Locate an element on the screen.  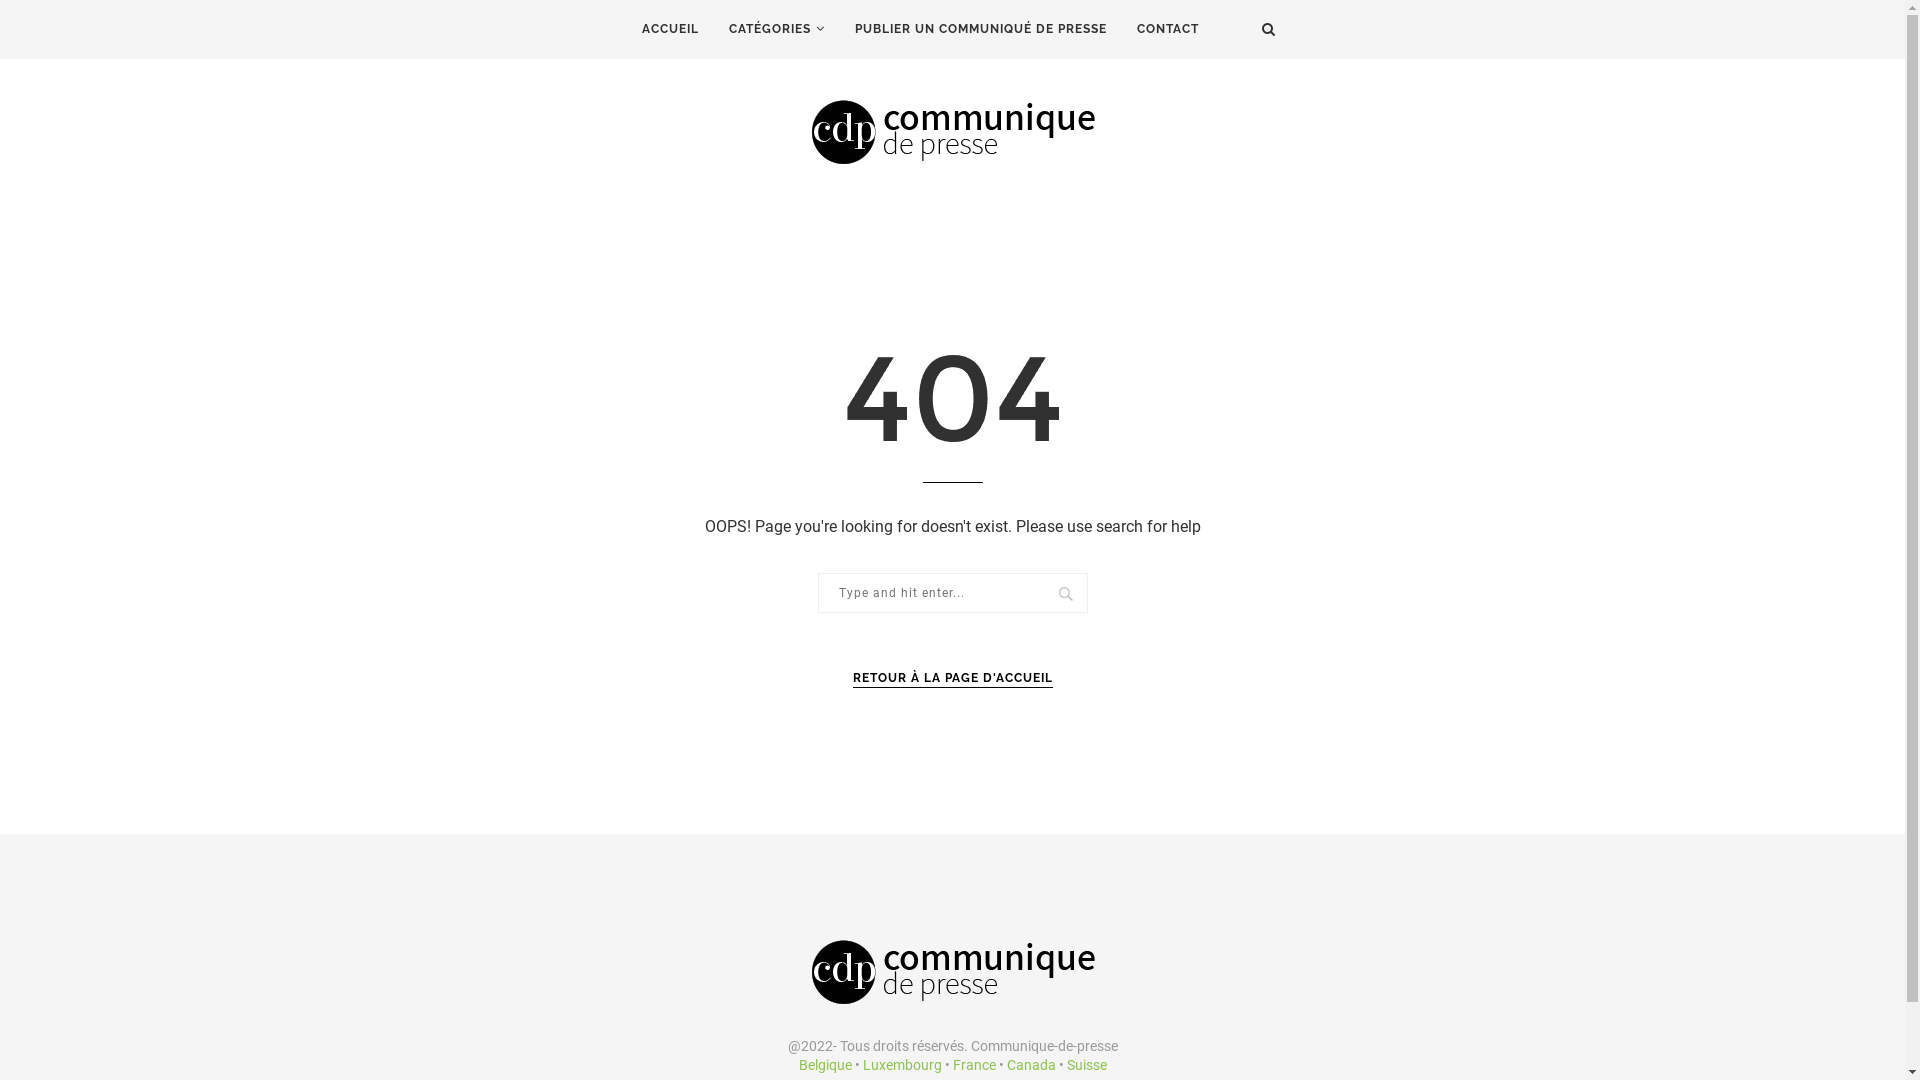
'France' is located at coordinates (950, 1063).